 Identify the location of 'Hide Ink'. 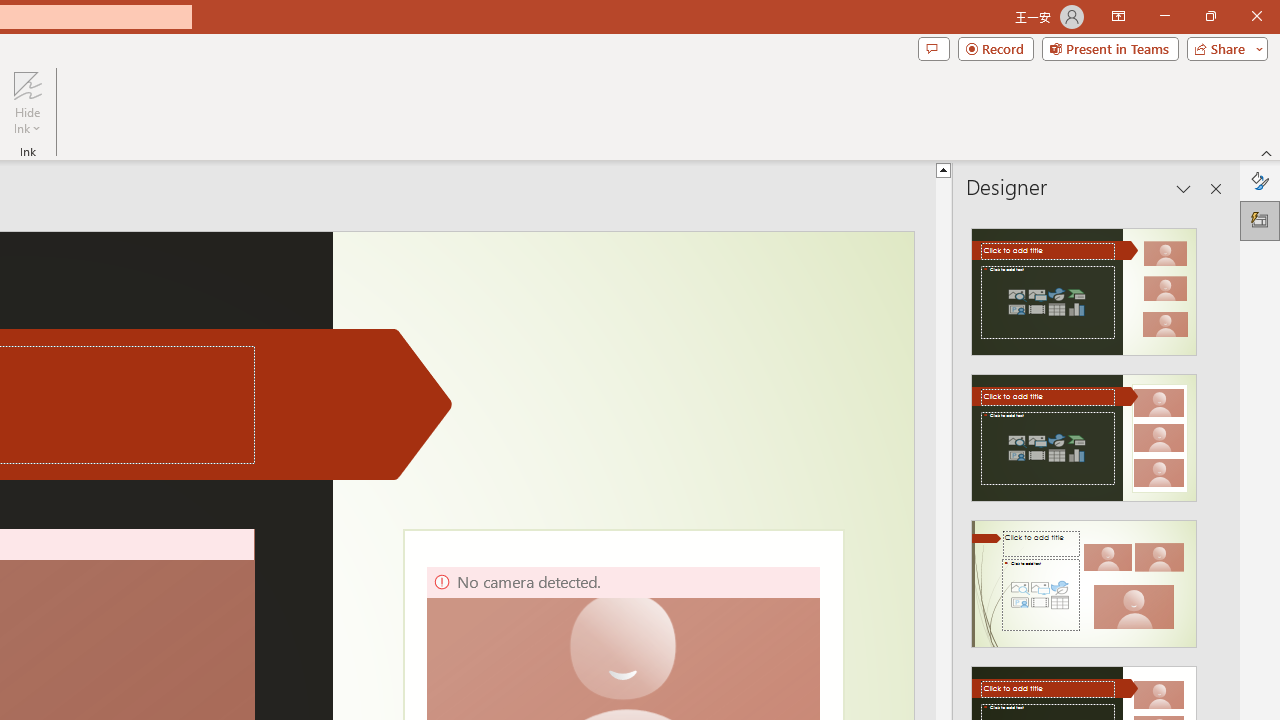
(27, 103).